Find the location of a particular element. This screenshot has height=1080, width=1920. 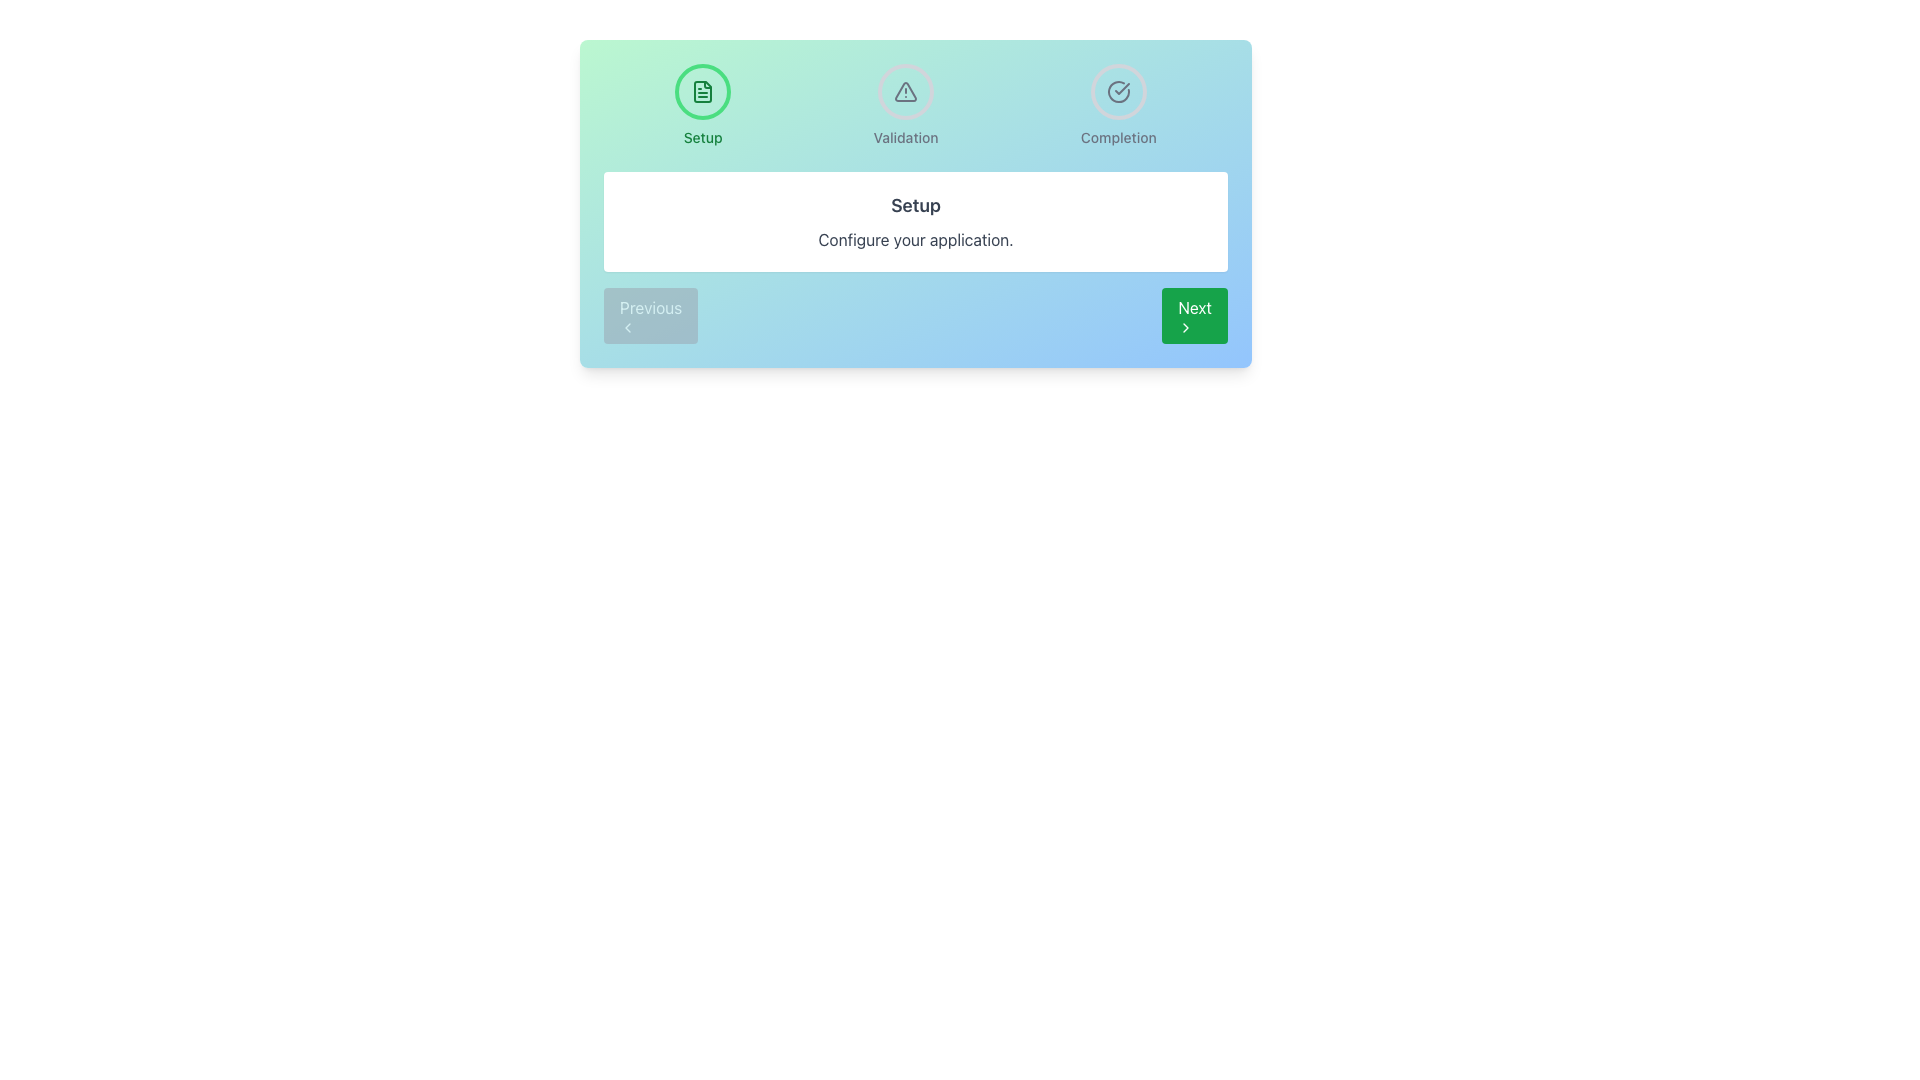

the 'Previous' button, which is the leftmost button in a horizontal group at the bottom of the card is located at coordinates (651, 315).